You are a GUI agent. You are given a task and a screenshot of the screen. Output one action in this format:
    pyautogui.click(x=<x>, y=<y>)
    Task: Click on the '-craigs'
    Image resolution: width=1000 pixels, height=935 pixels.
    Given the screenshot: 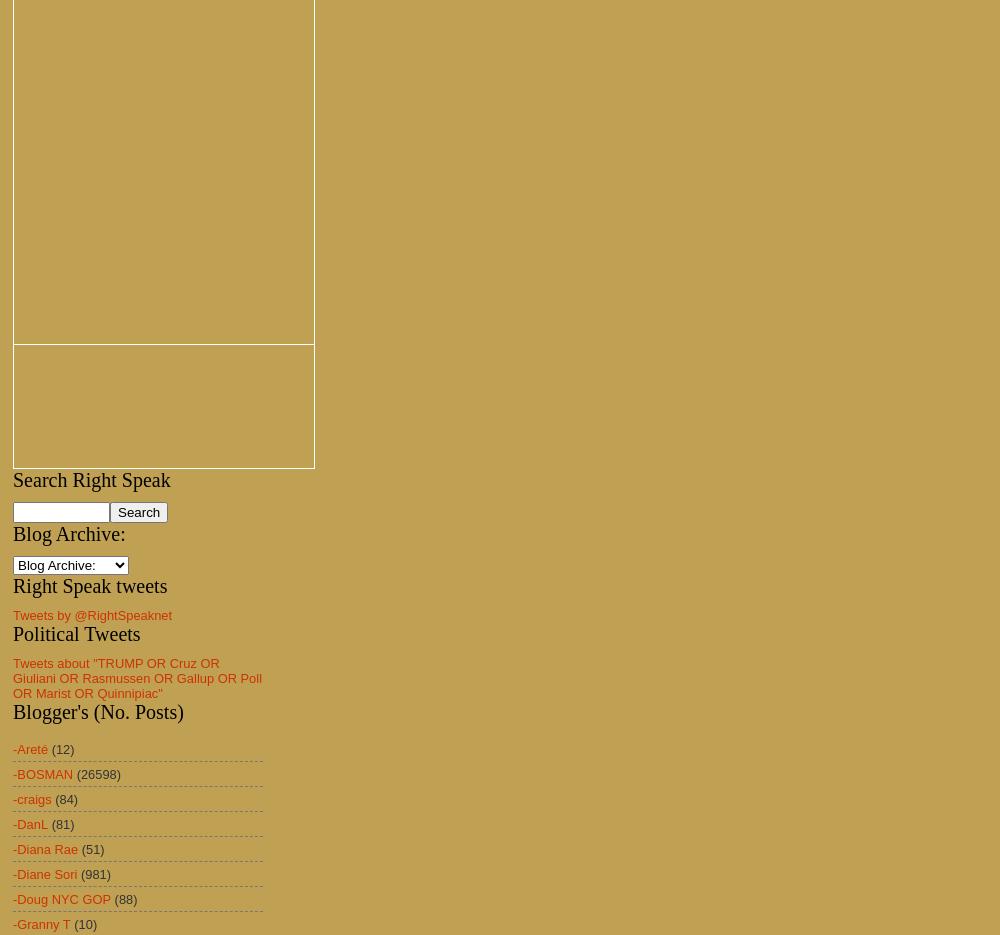 What is the action you would take?
    pyautogui.click(x=32, y=797)
    